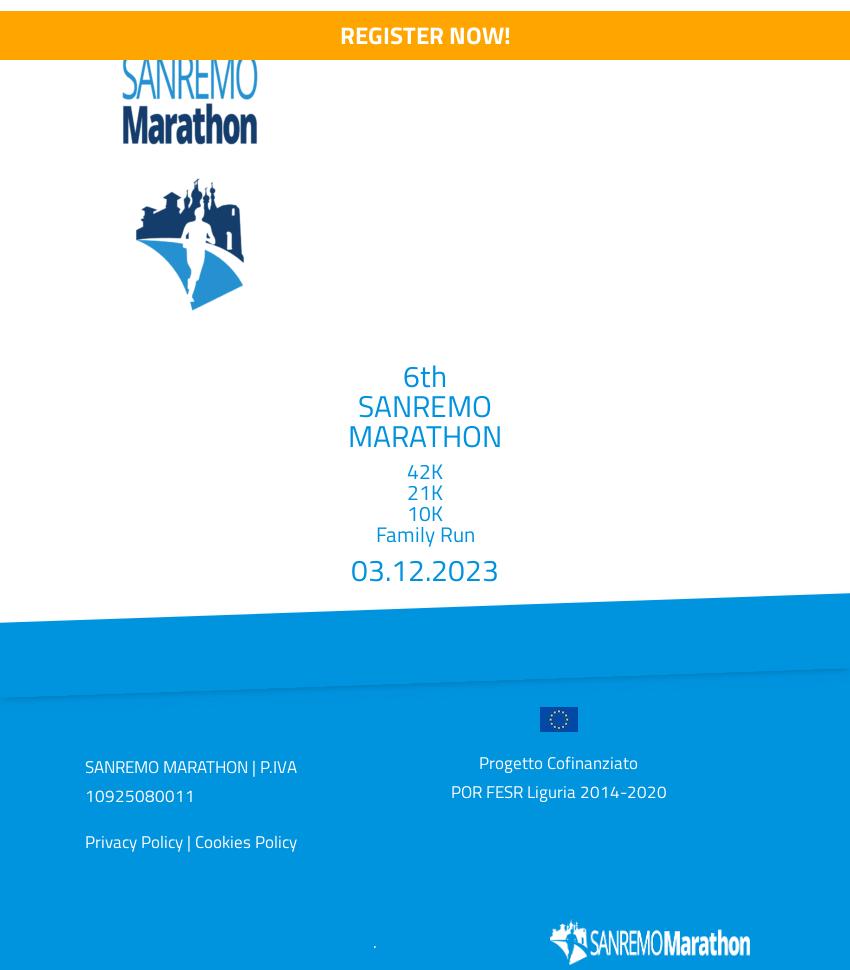  What do you see at coordinates (374, 939) in the screenshot?
I see `'.'` at bounding box center [374, 939].